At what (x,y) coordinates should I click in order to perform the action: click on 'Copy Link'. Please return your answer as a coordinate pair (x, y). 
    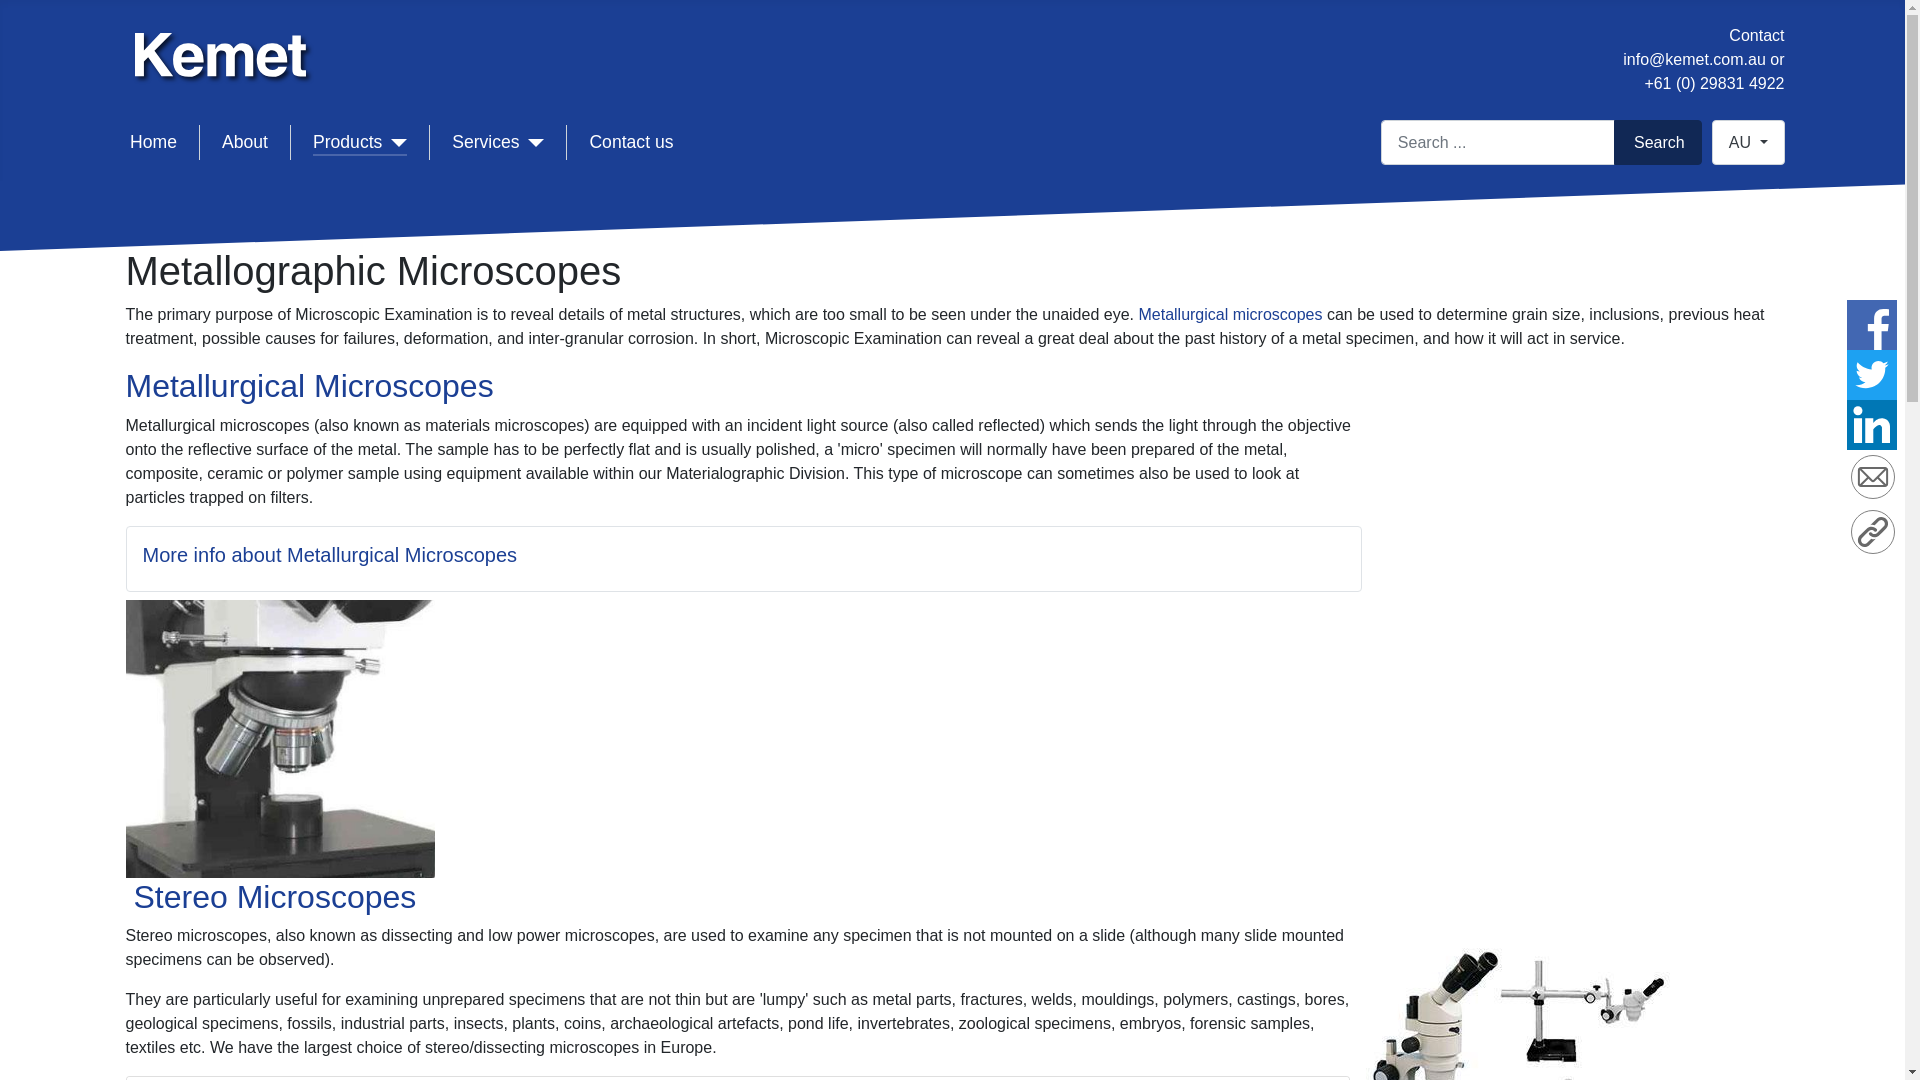
    Looking at the image, I should click on (1871, 531).